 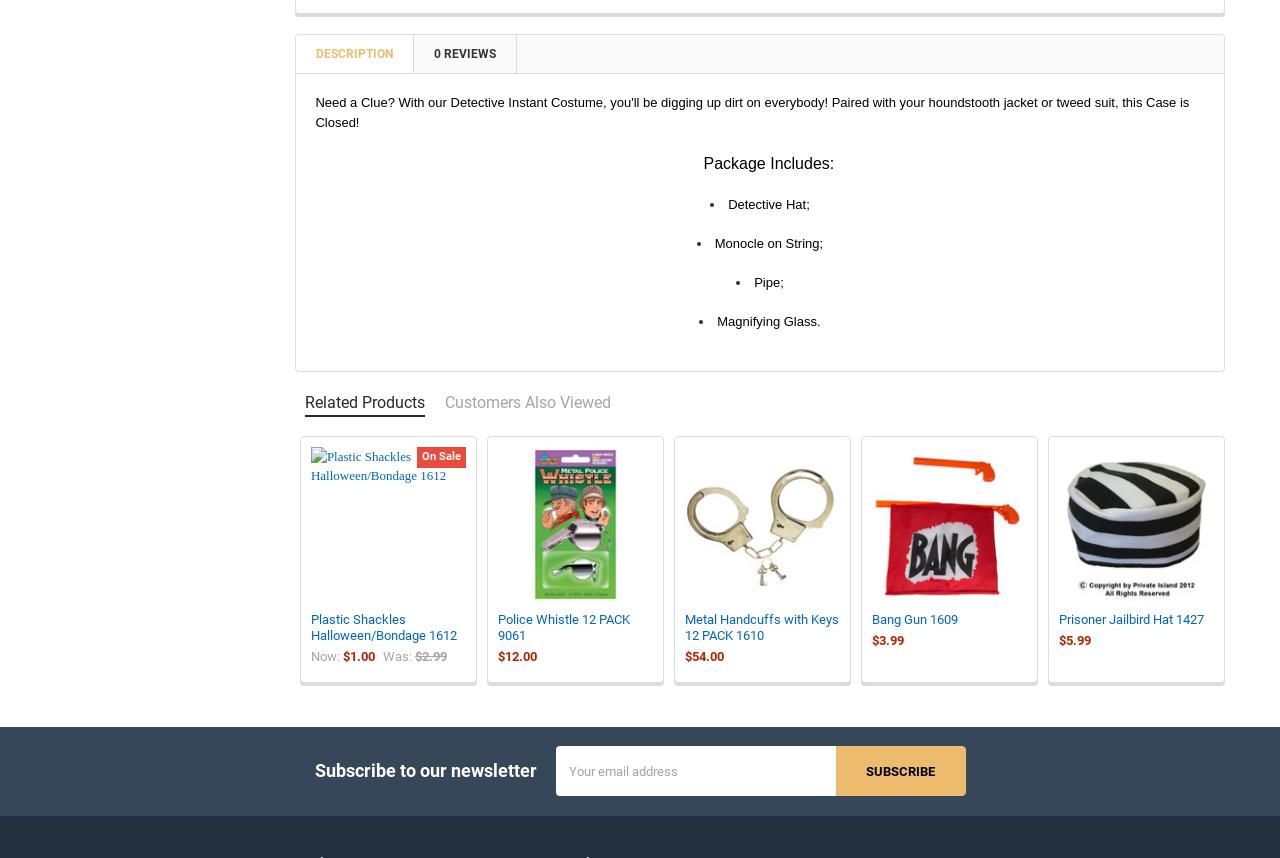 What do you see at coordinates (1057, 653) in the screenshot?
I see `'$5.99'` at bounding box center [1057, 653].